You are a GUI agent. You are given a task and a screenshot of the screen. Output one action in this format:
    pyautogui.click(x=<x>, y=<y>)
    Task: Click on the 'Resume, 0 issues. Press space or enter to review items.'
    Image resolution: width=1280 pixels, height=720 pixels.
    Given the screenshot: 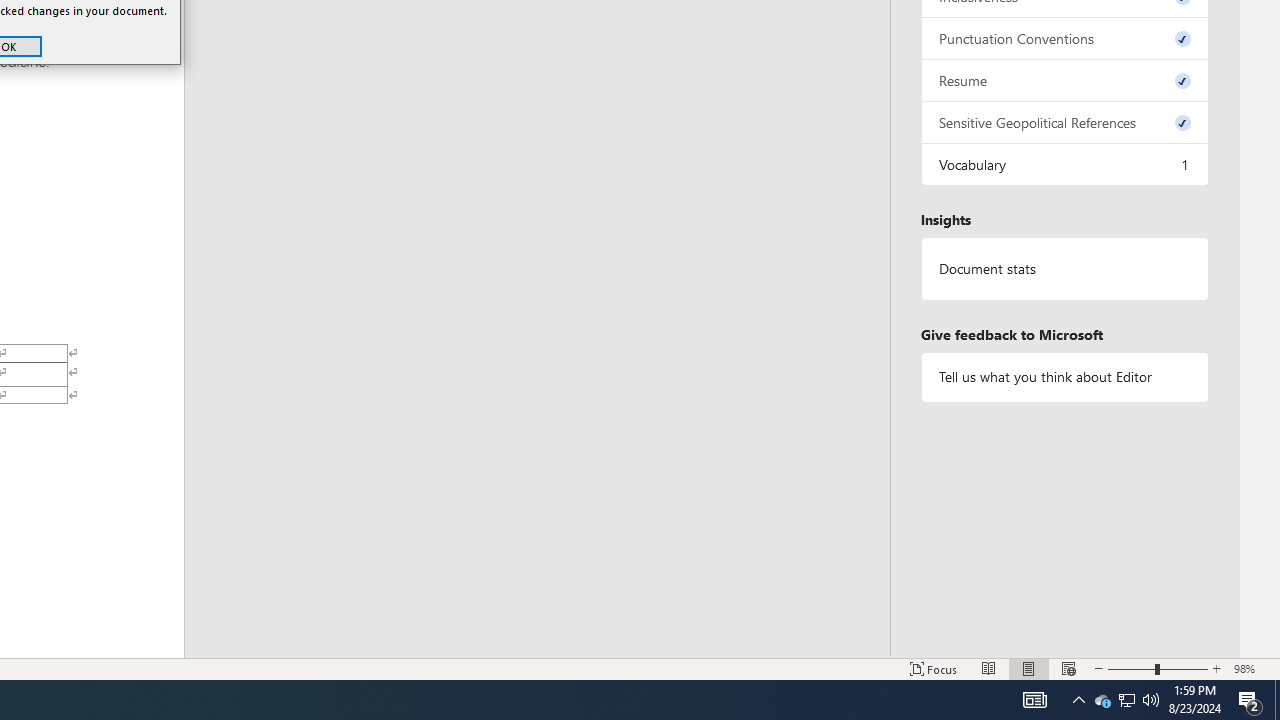 What is the action you would take?
    pyautogui.click(x=1063, y=79)
    